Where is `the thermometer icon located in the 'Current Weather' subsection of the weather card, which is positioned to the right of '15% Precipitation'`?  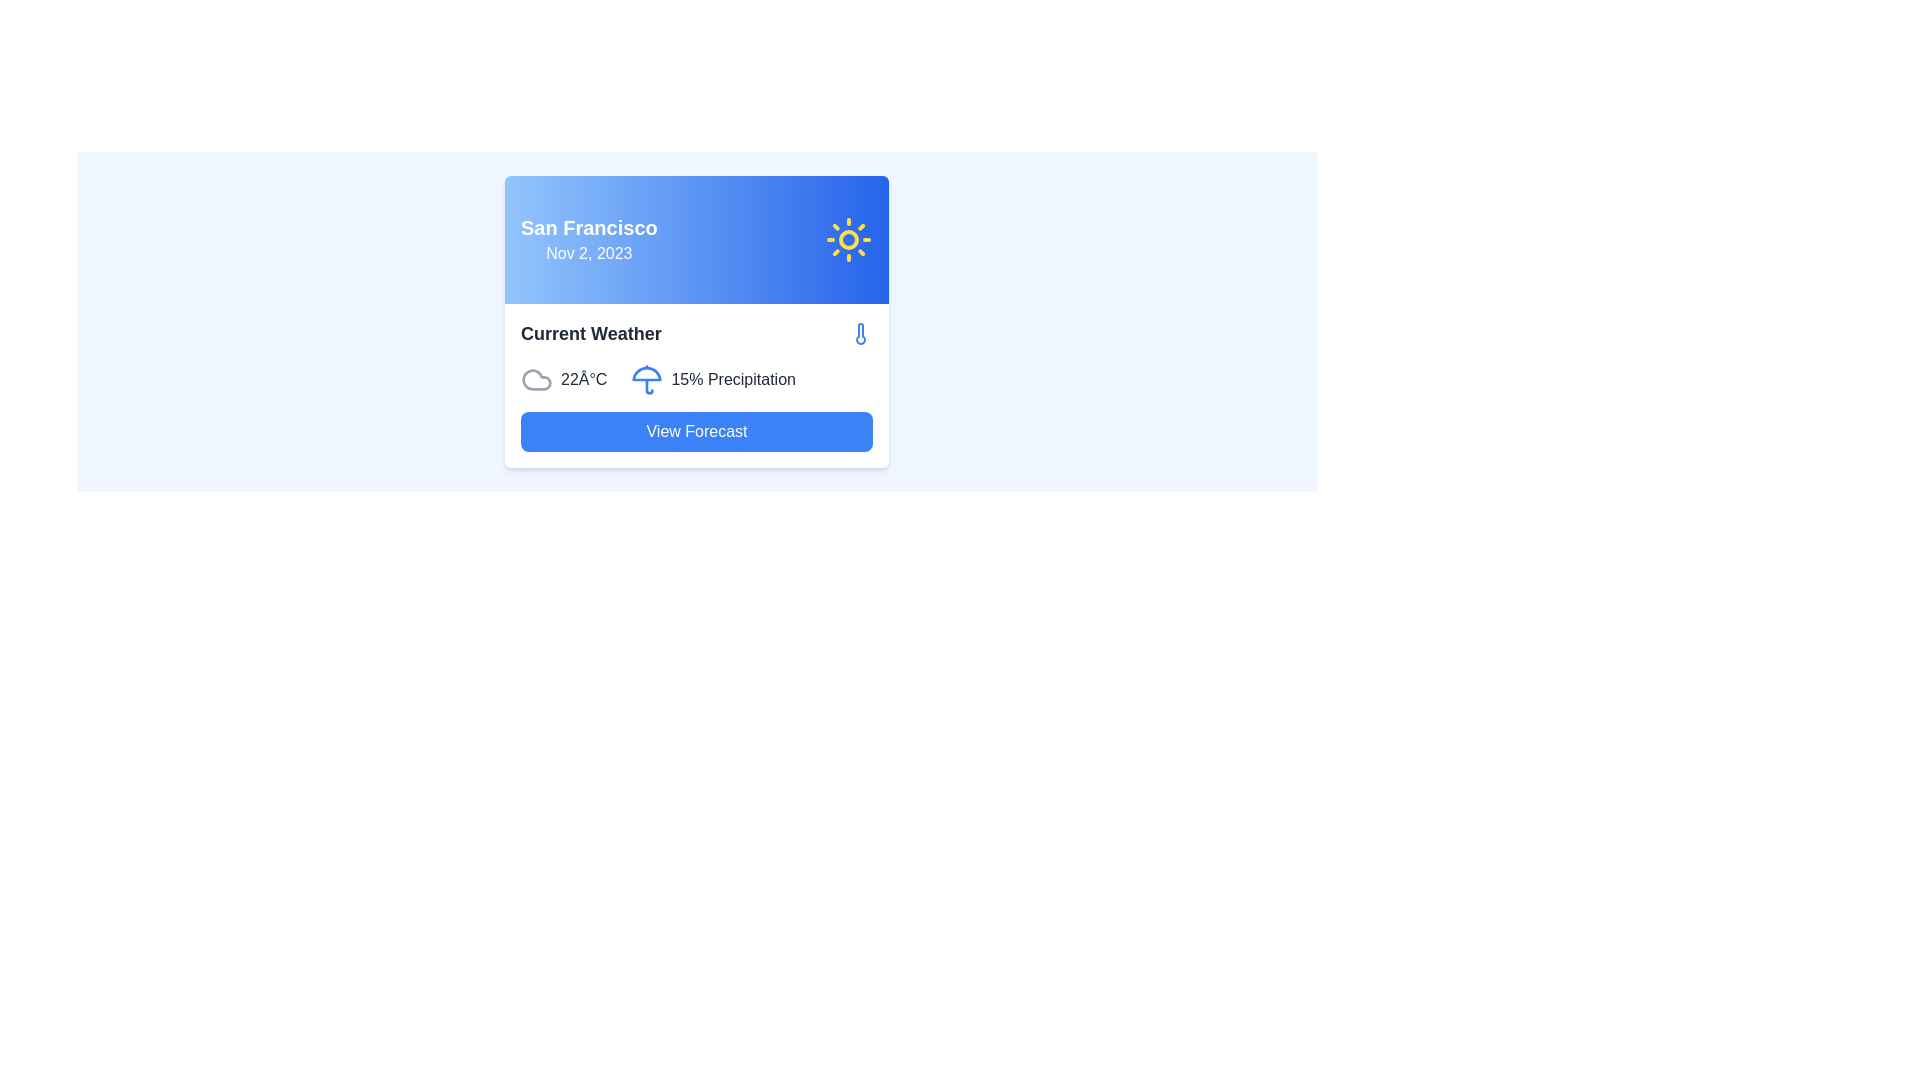 the thermometer icon located in the 'Current Weather' subsection of the weather card, which is positioned to the right of '15% Precipitation' is located at coordinates (860, 333).